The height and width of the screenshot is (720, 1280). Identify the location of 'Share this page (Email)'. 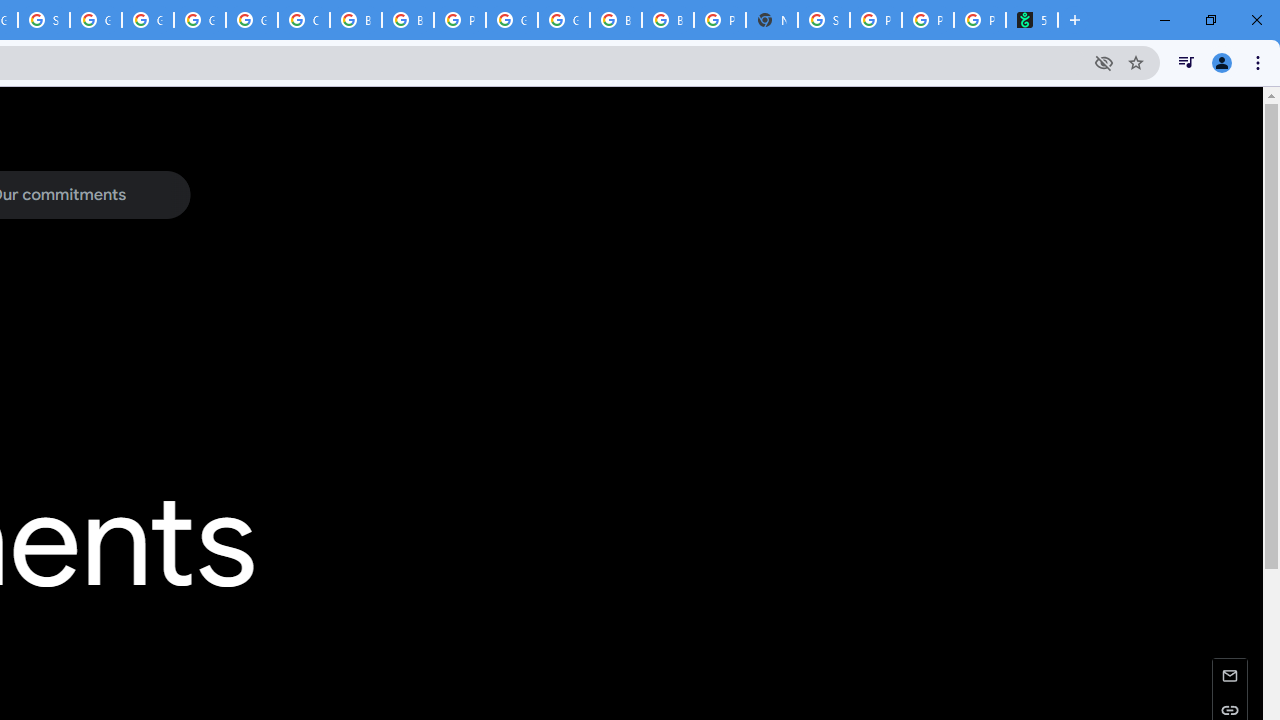
(1229, 675).